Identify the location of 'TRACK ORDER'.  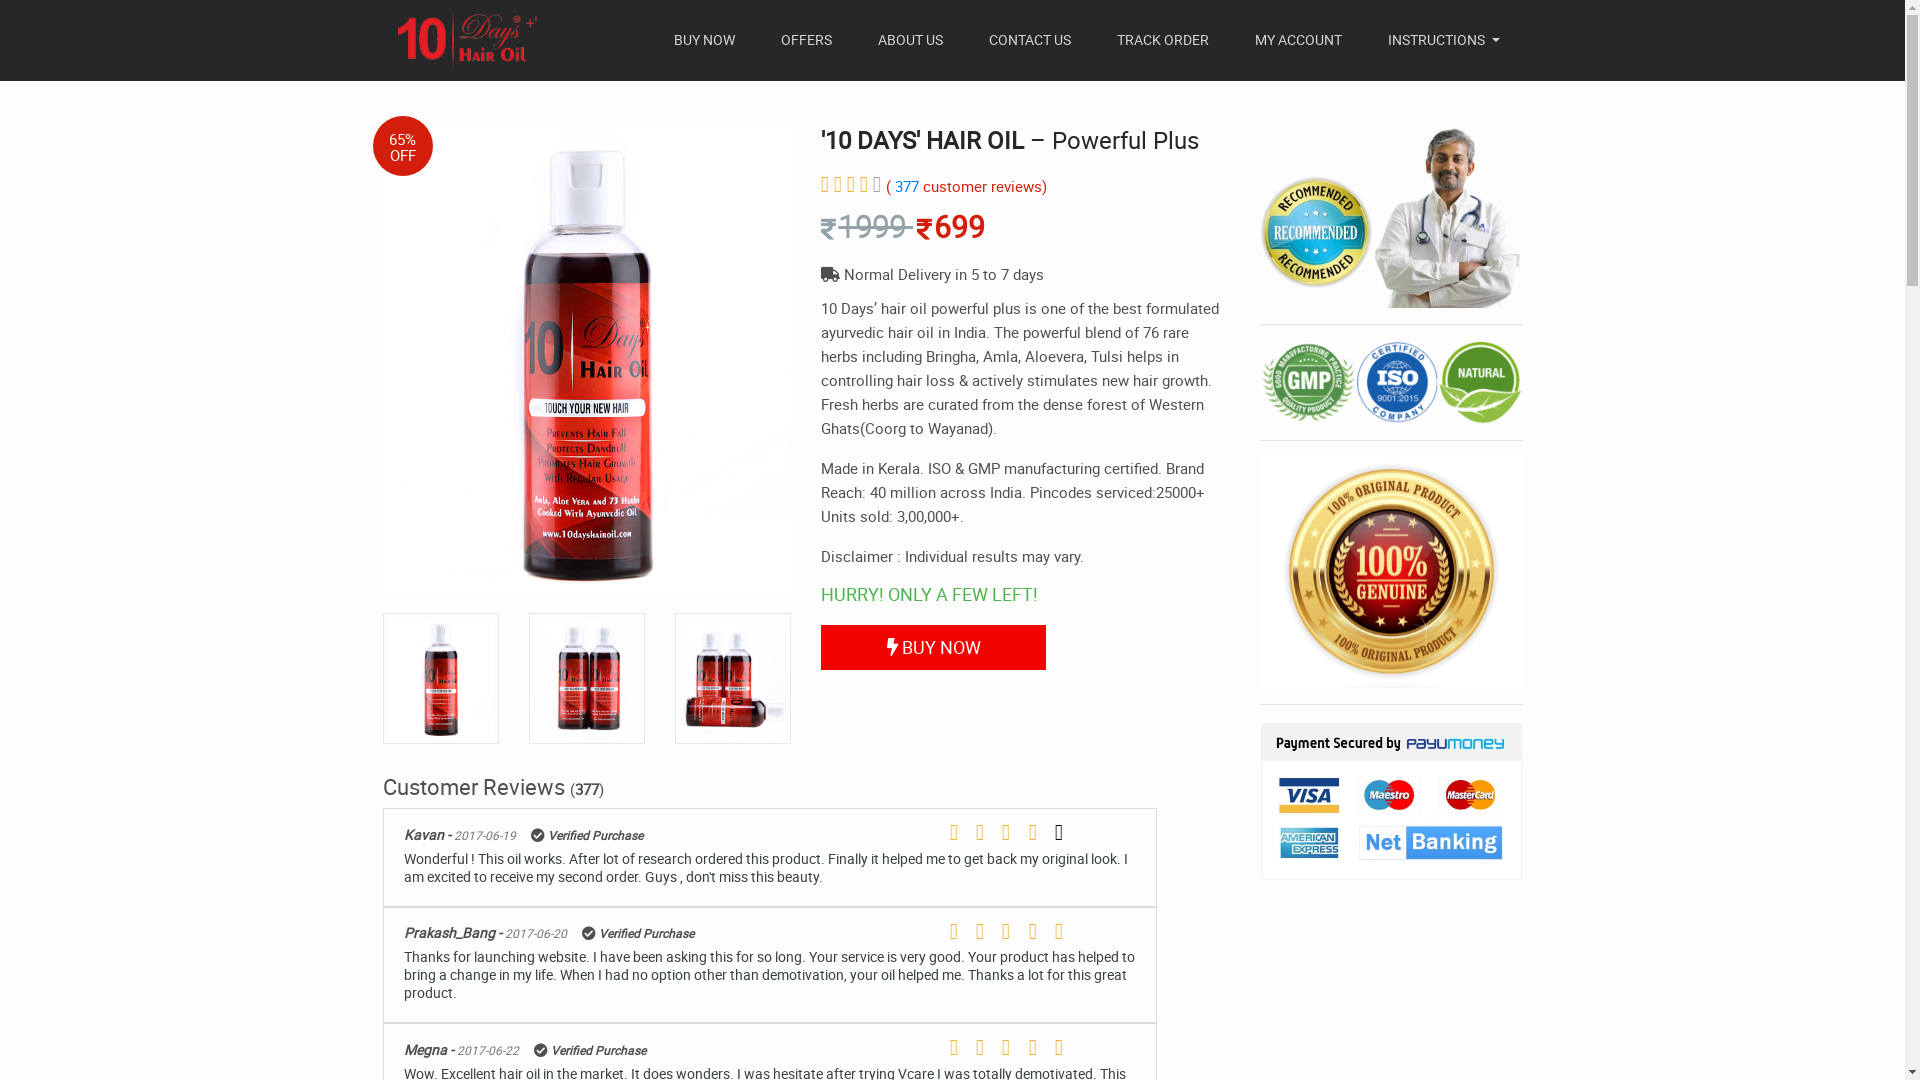
(1162, 39).